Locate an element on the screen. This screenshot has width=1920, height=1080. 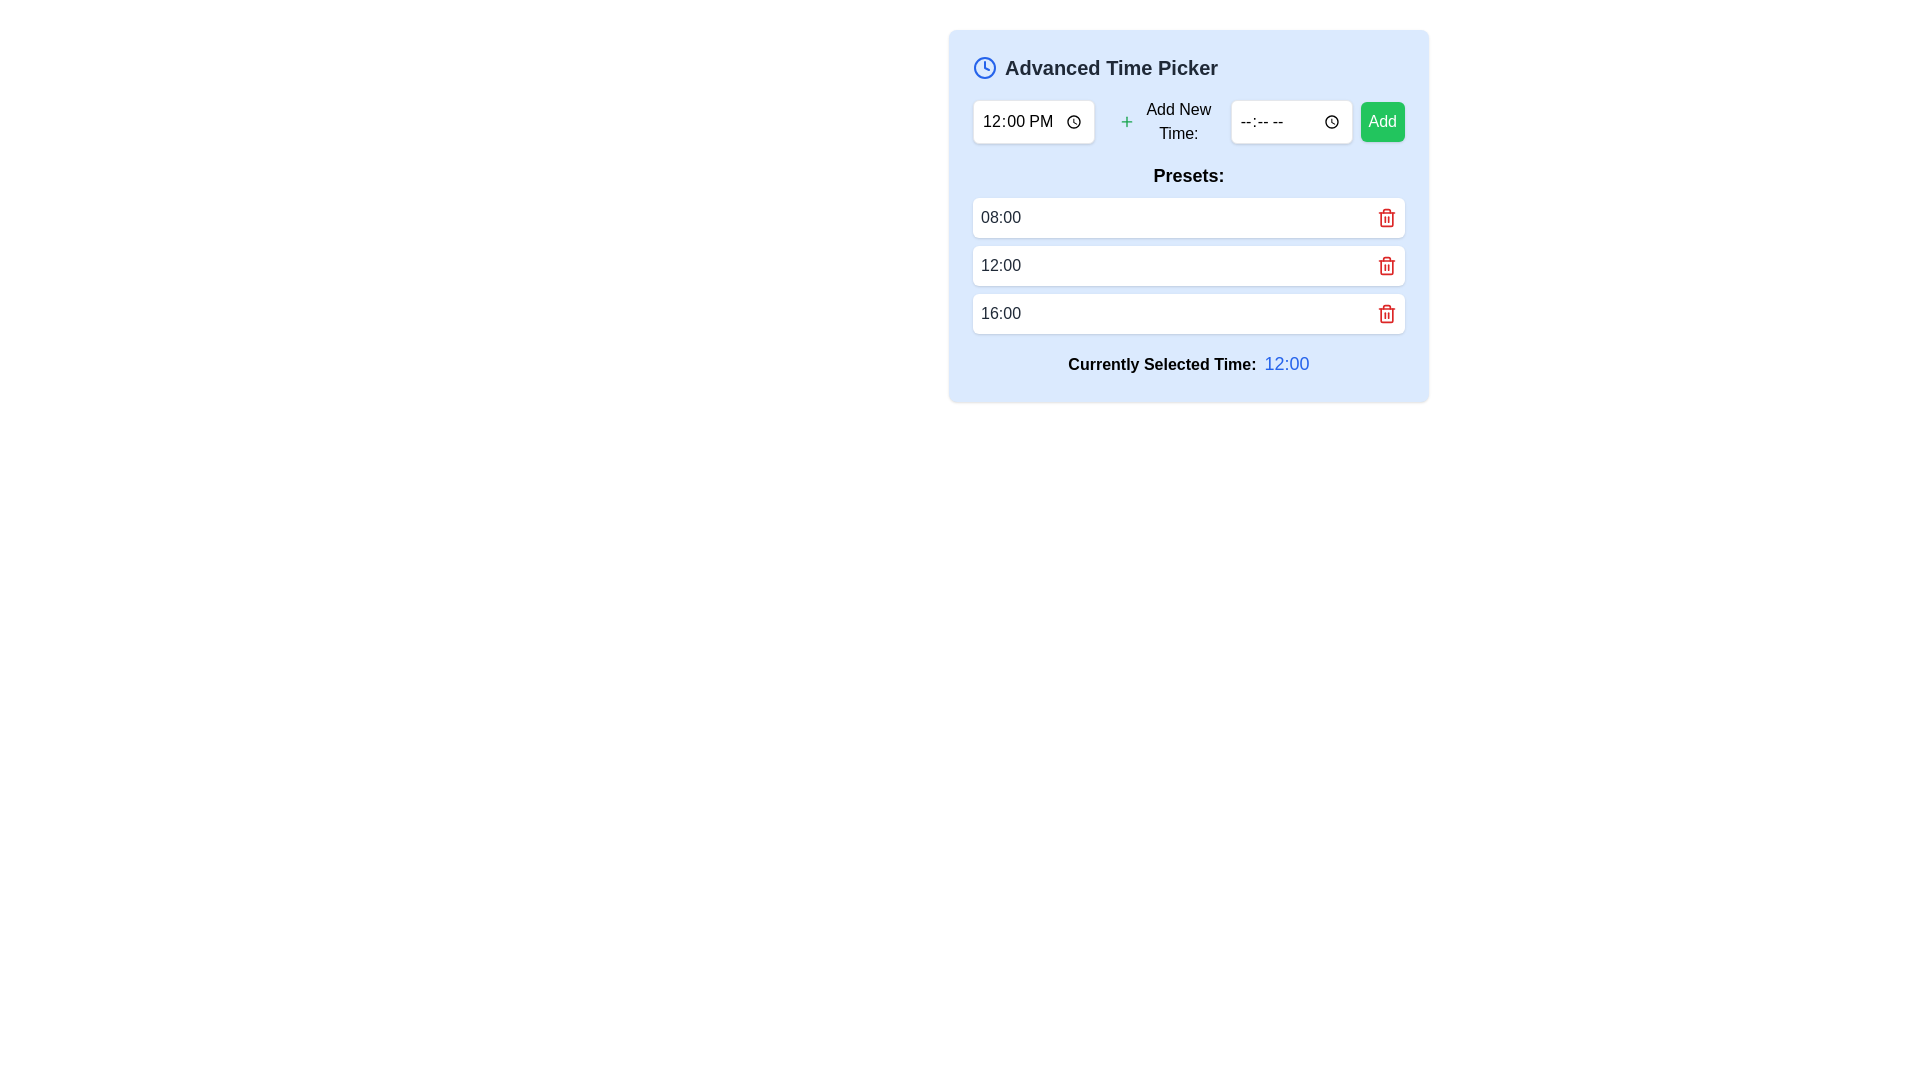
the second selectable list item displaying '12:00' is located at coordinates (1189, 265).